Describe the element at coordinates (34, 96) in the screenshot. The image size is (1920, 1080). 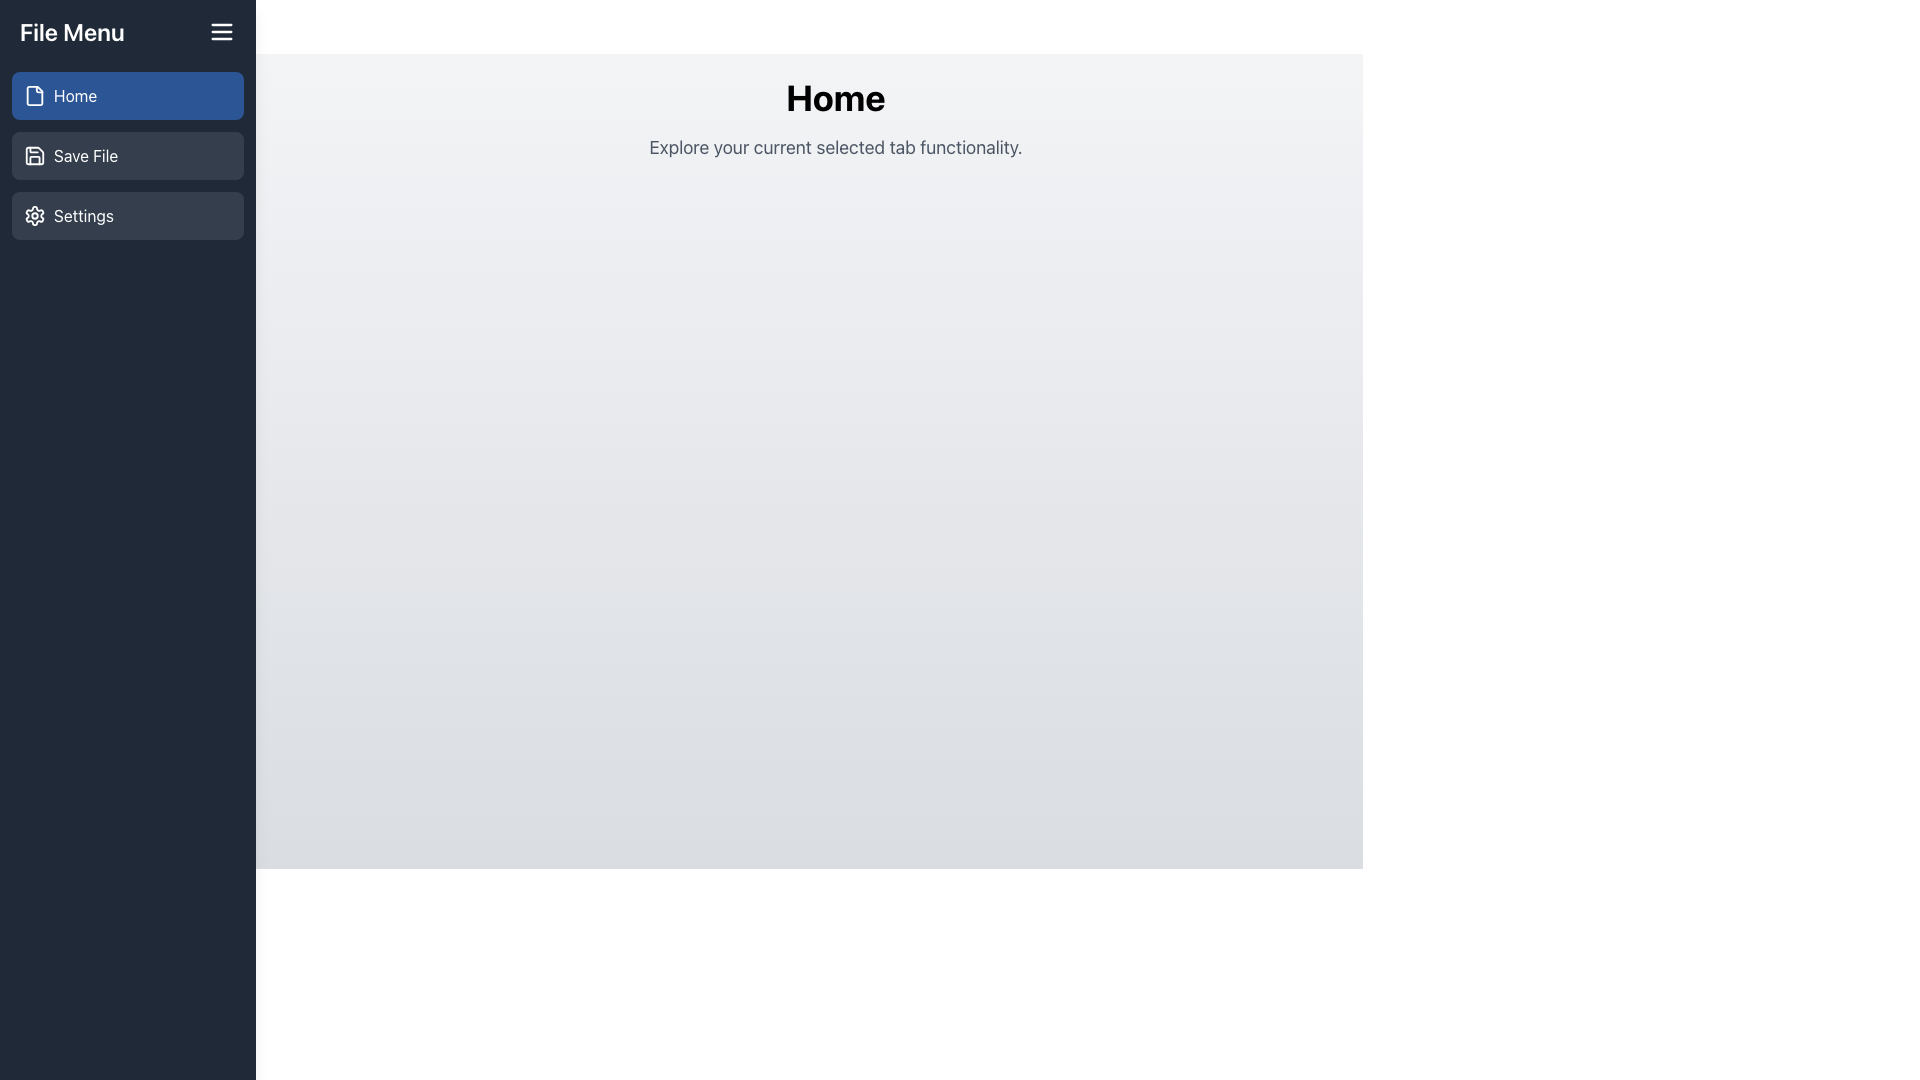
I see `the 'Home' icon located in the blue-colored menu button in the vertical navigation bar on the left, which is the first icon next to the text label 'Home'` at that location.